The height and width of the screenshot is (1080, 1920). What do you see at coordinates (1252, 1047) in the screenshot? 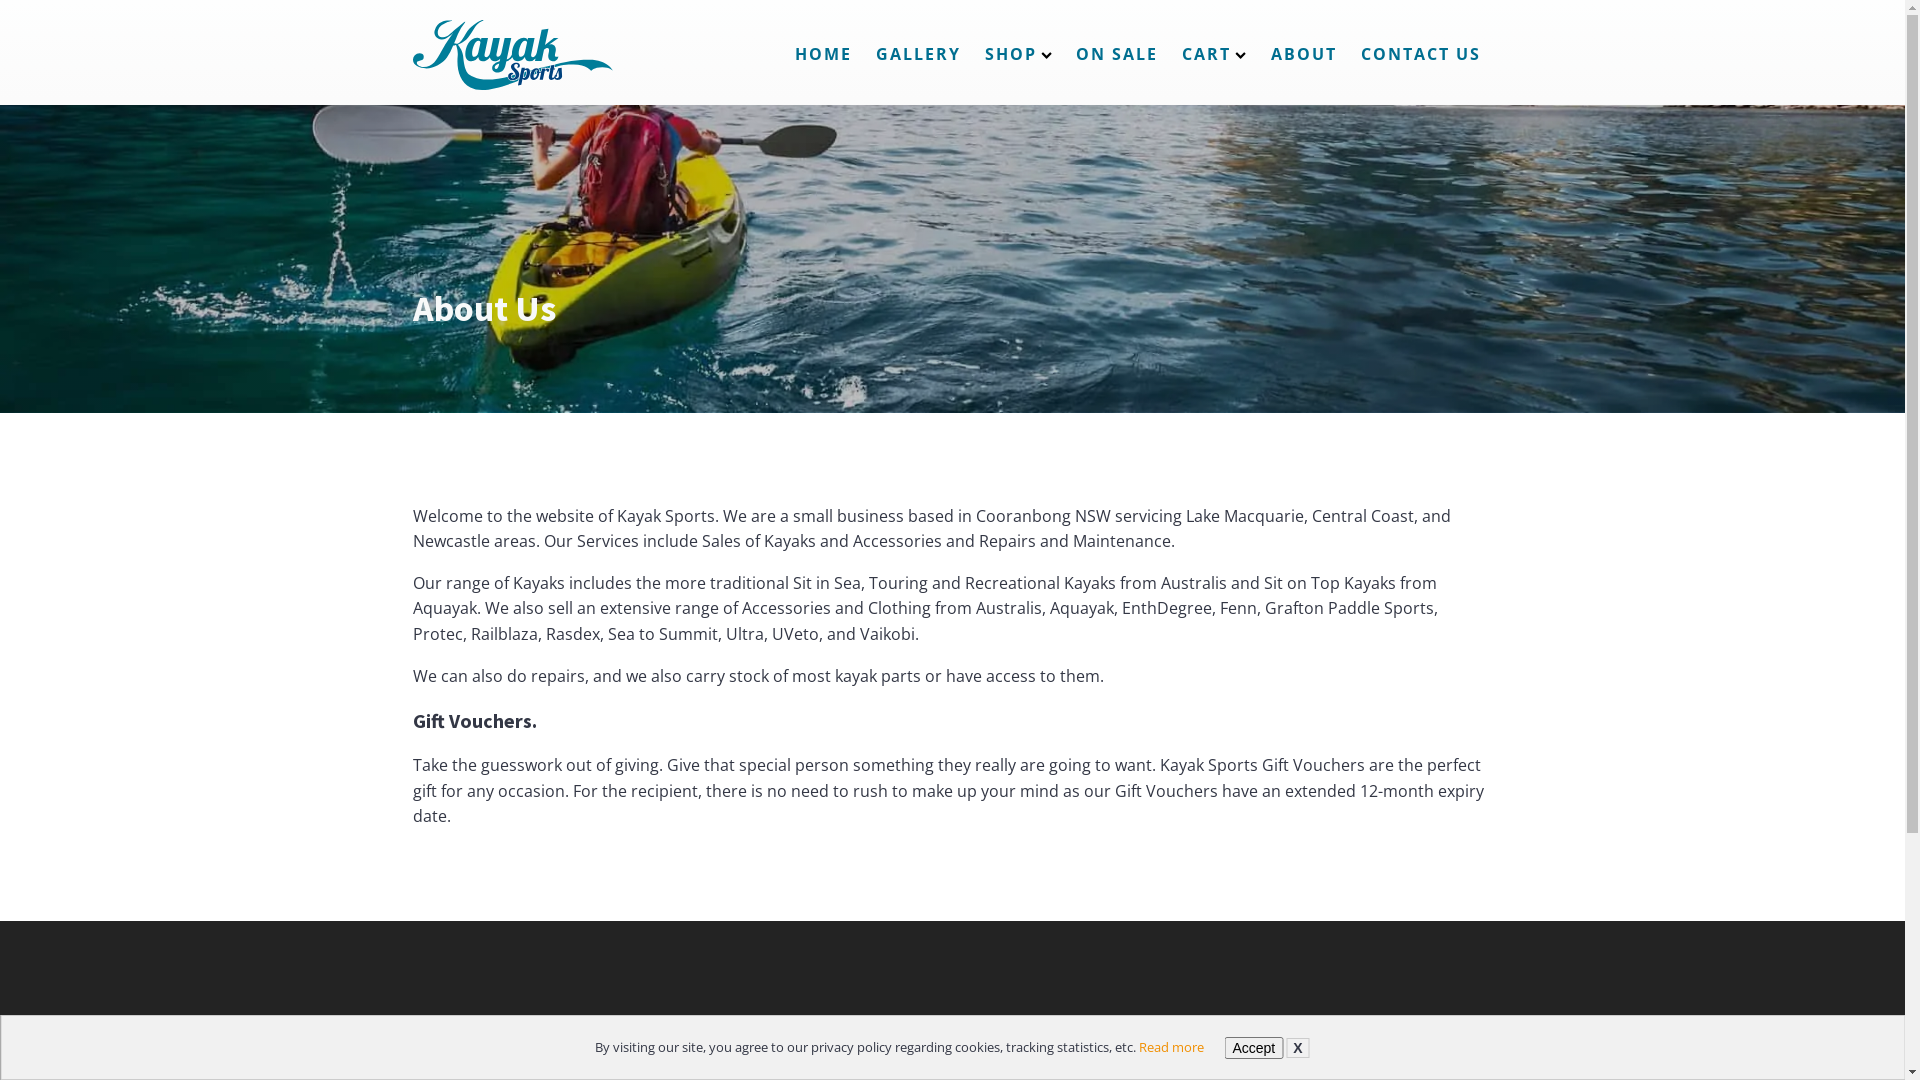
I see `'Accept'` at bounding box center [1252, 1047].